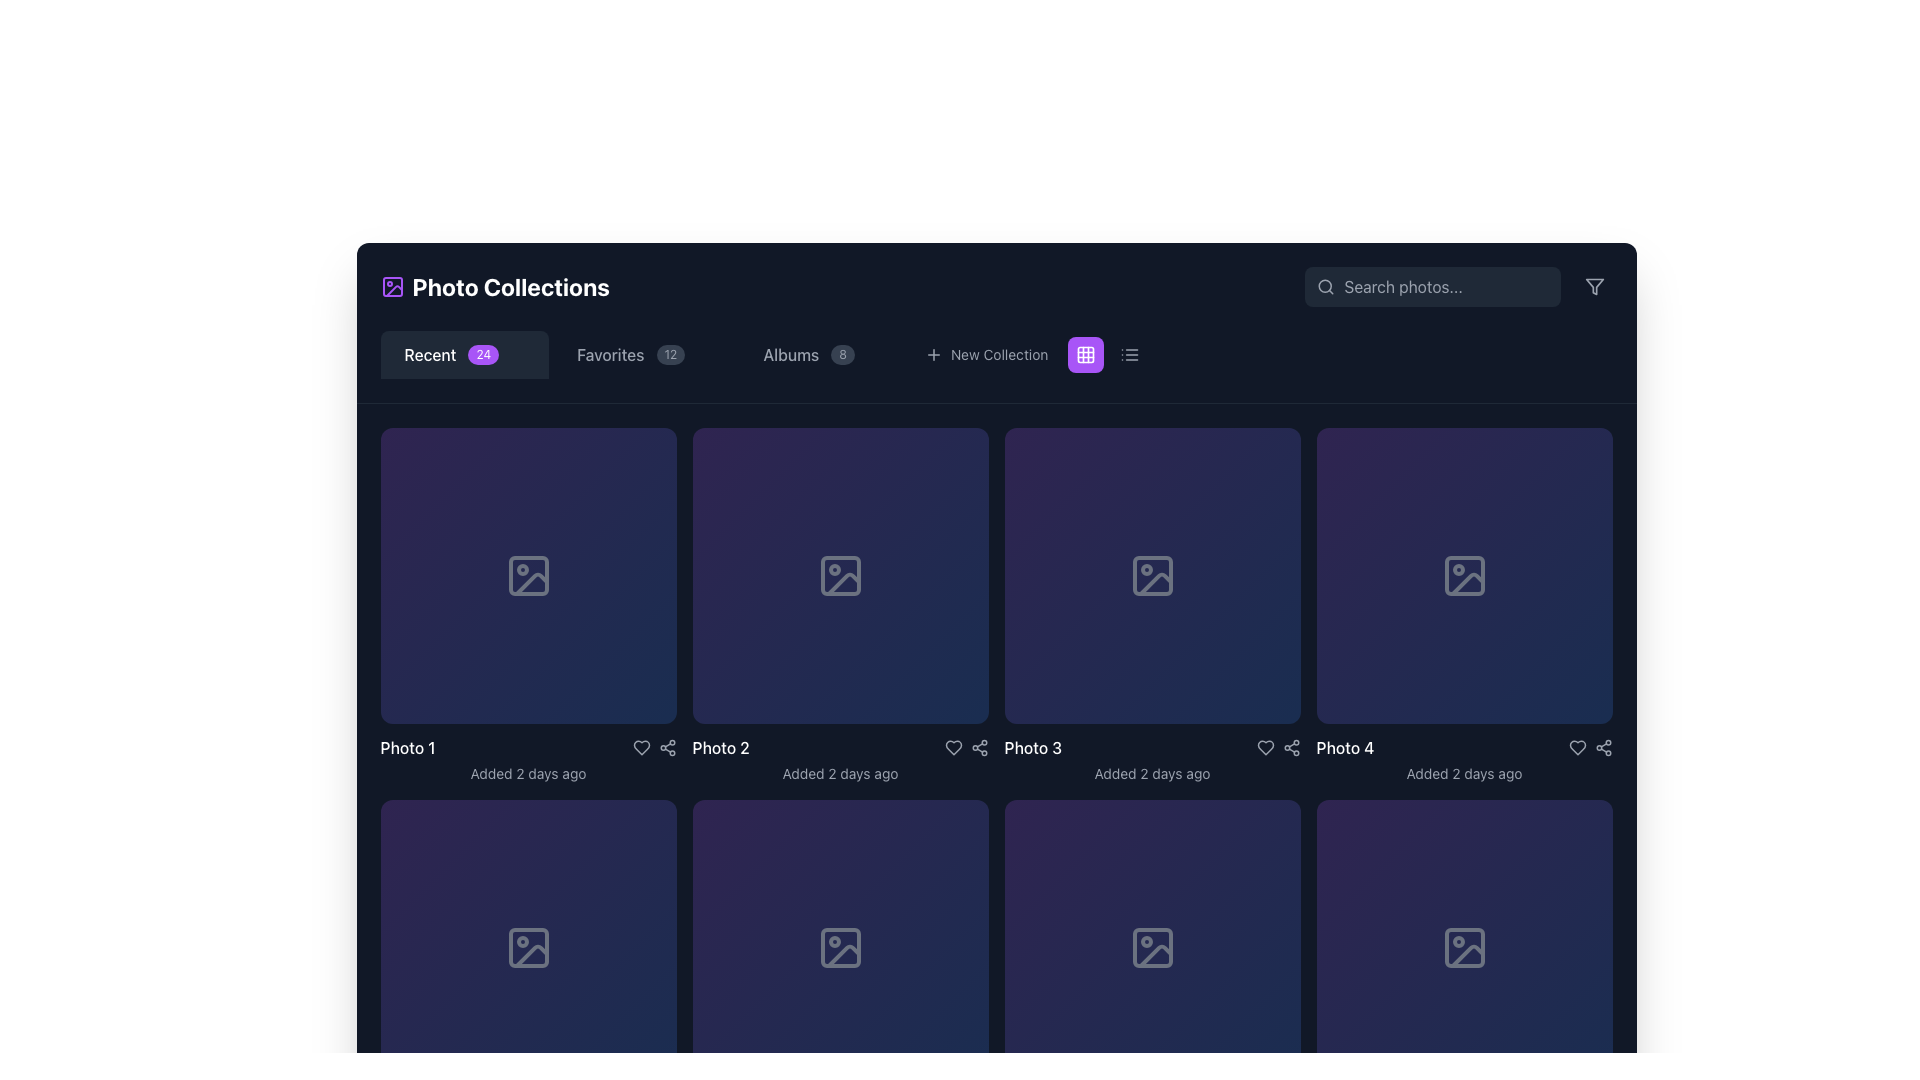 The width and height of the screenshot is (1920, 1080). What do you see at coordinates (483, 353) in the screenshot?
I see `the small rounded rectangular badge with a purple background displaying the number '24', located within the 'Recent' button in the horizontal navigation bar` at bounding box center [483, 353].